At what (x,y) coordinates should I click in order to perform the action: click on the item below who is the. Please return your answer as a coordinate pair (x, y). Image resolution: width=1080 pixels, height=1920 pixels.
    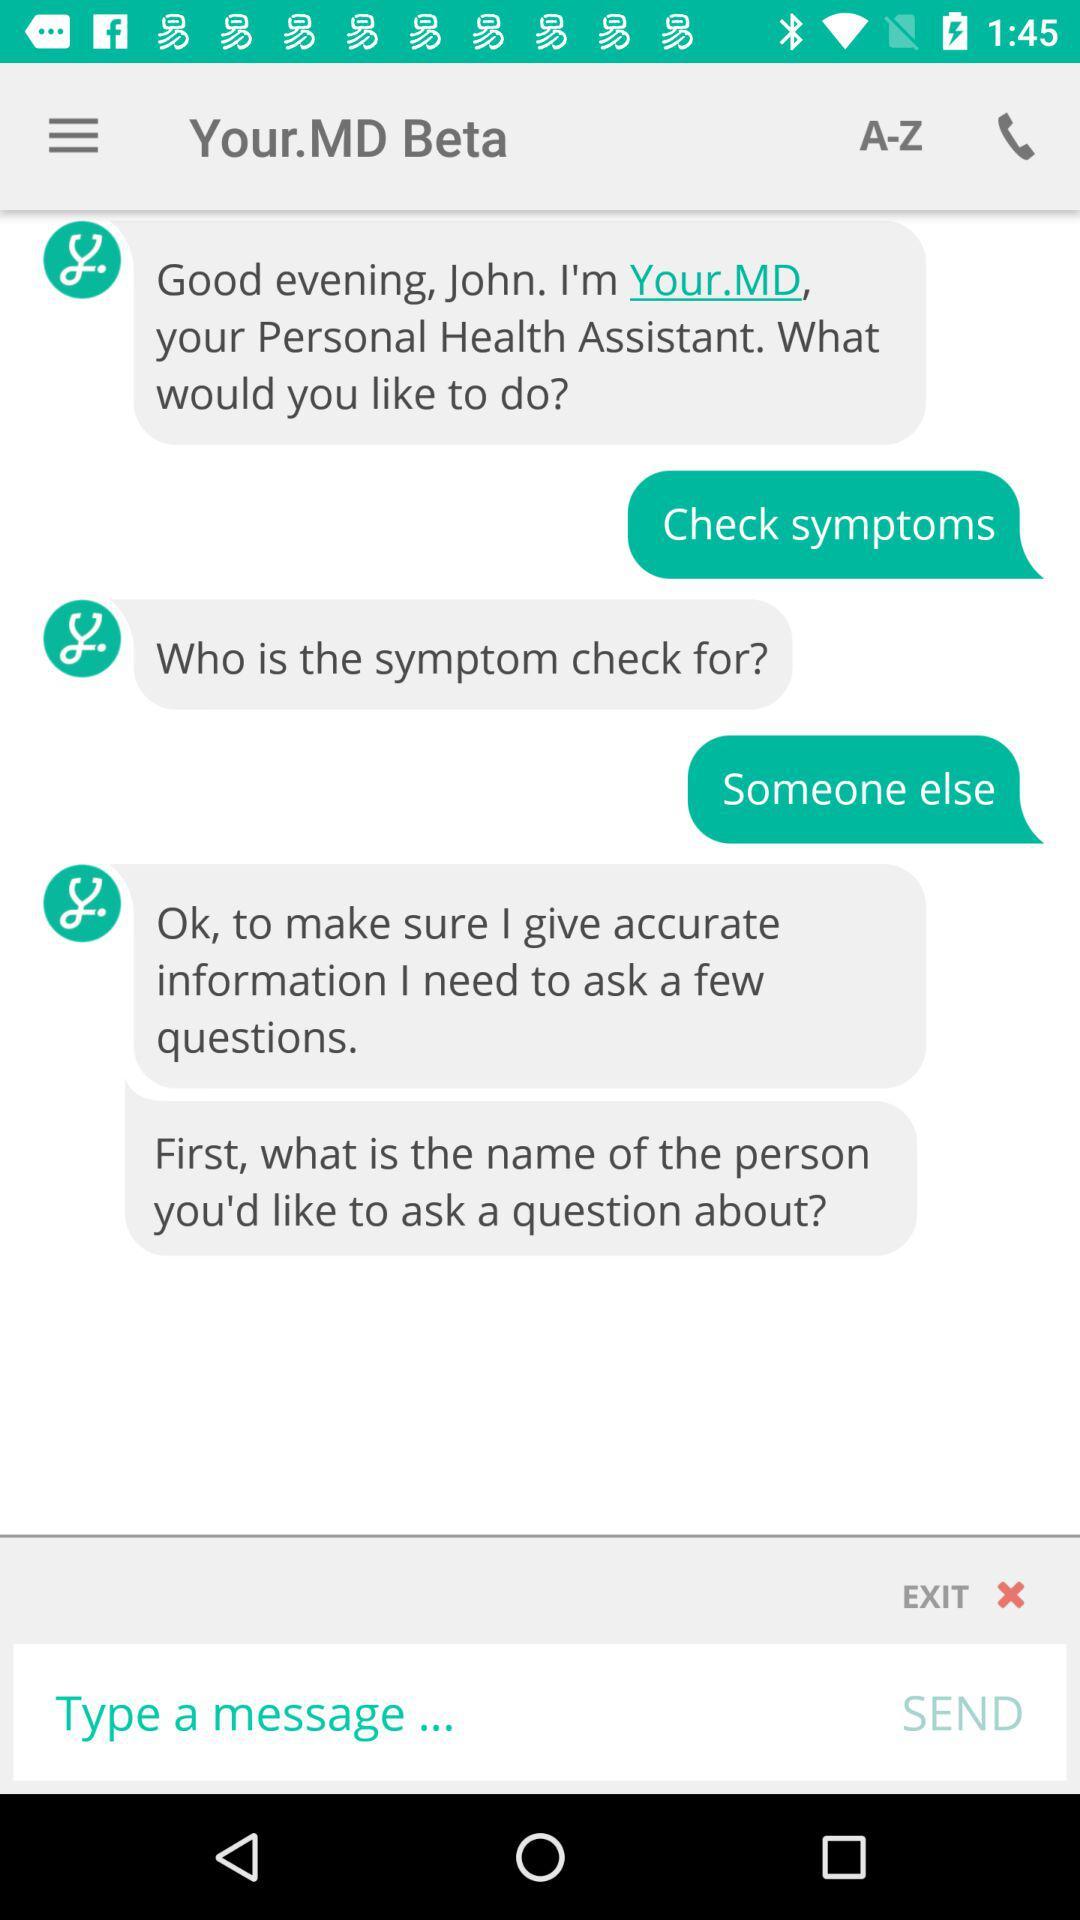
    Looking at the image, I should click on (864, 786).